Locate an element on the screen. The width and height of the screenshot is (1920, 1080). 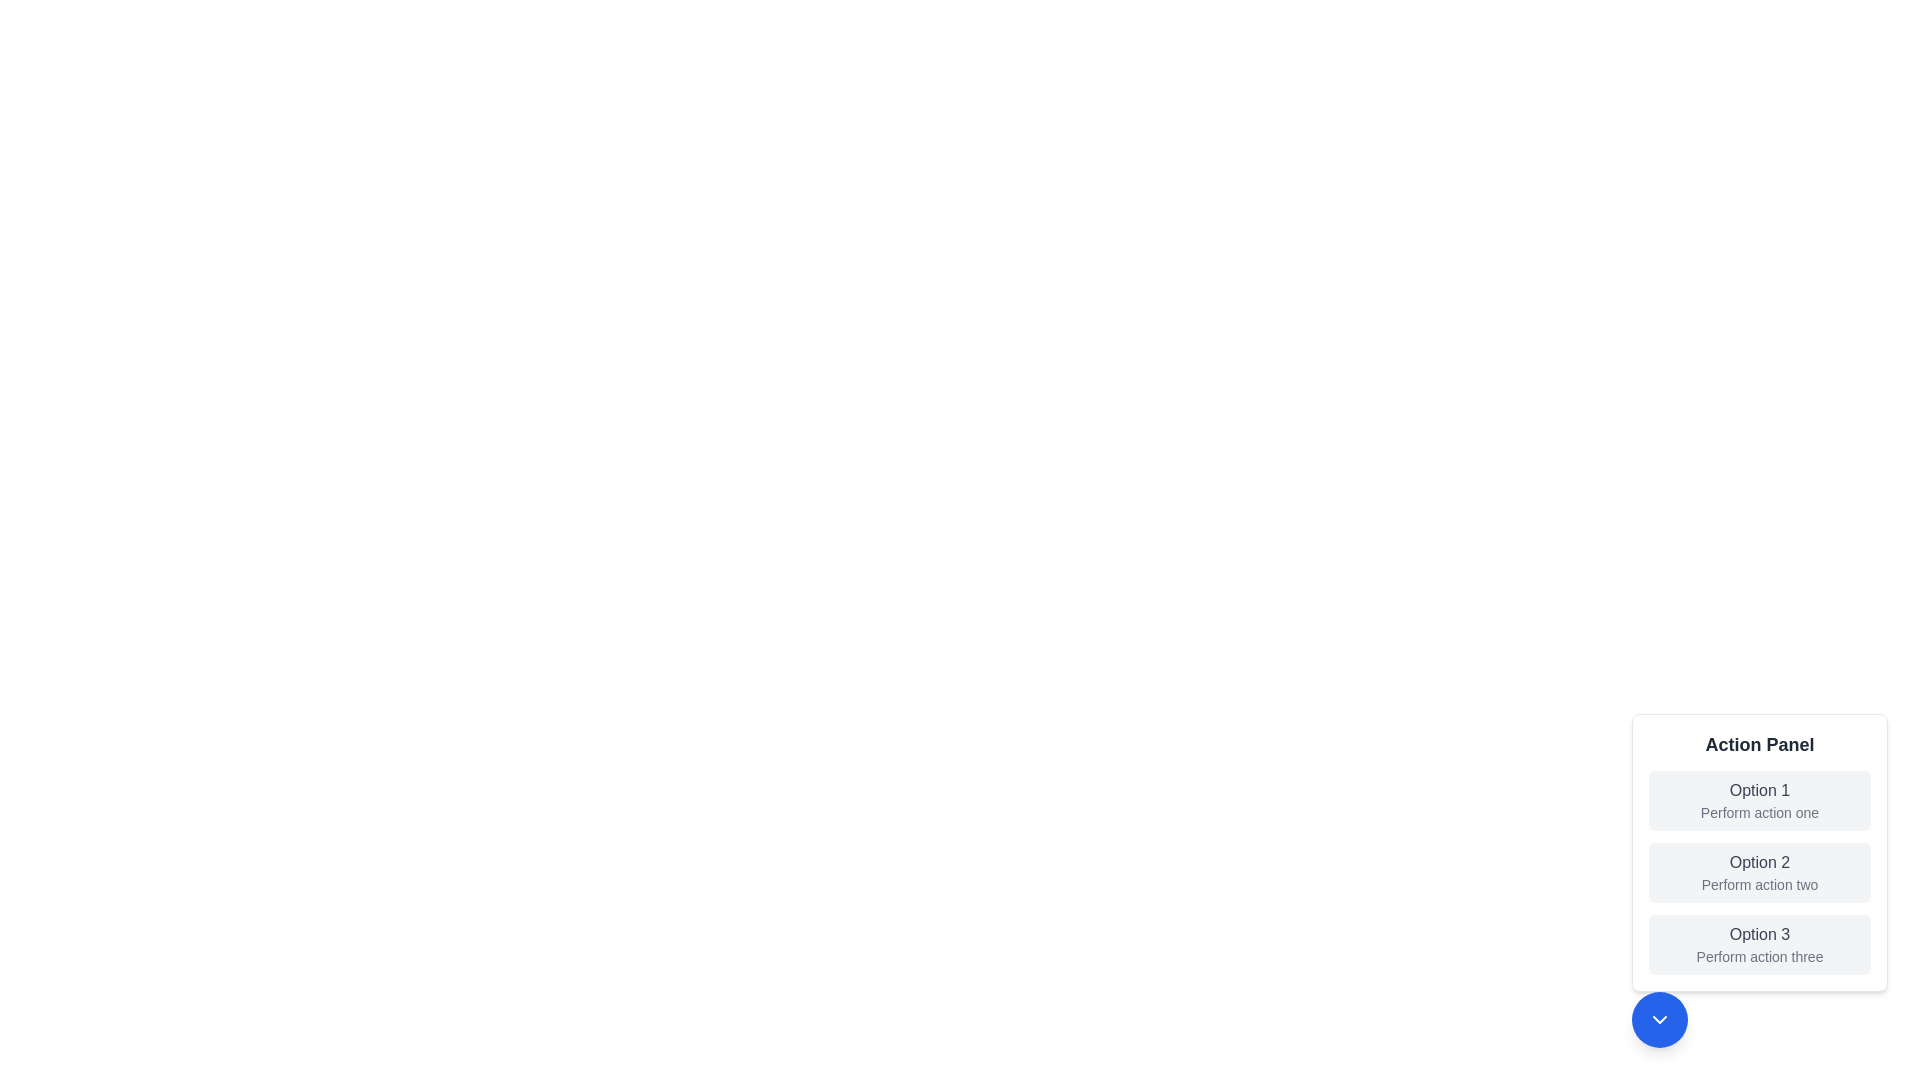
the button located at the bottom-most position of the 'Action Panel' menu is located at coordinates (1760, 945).